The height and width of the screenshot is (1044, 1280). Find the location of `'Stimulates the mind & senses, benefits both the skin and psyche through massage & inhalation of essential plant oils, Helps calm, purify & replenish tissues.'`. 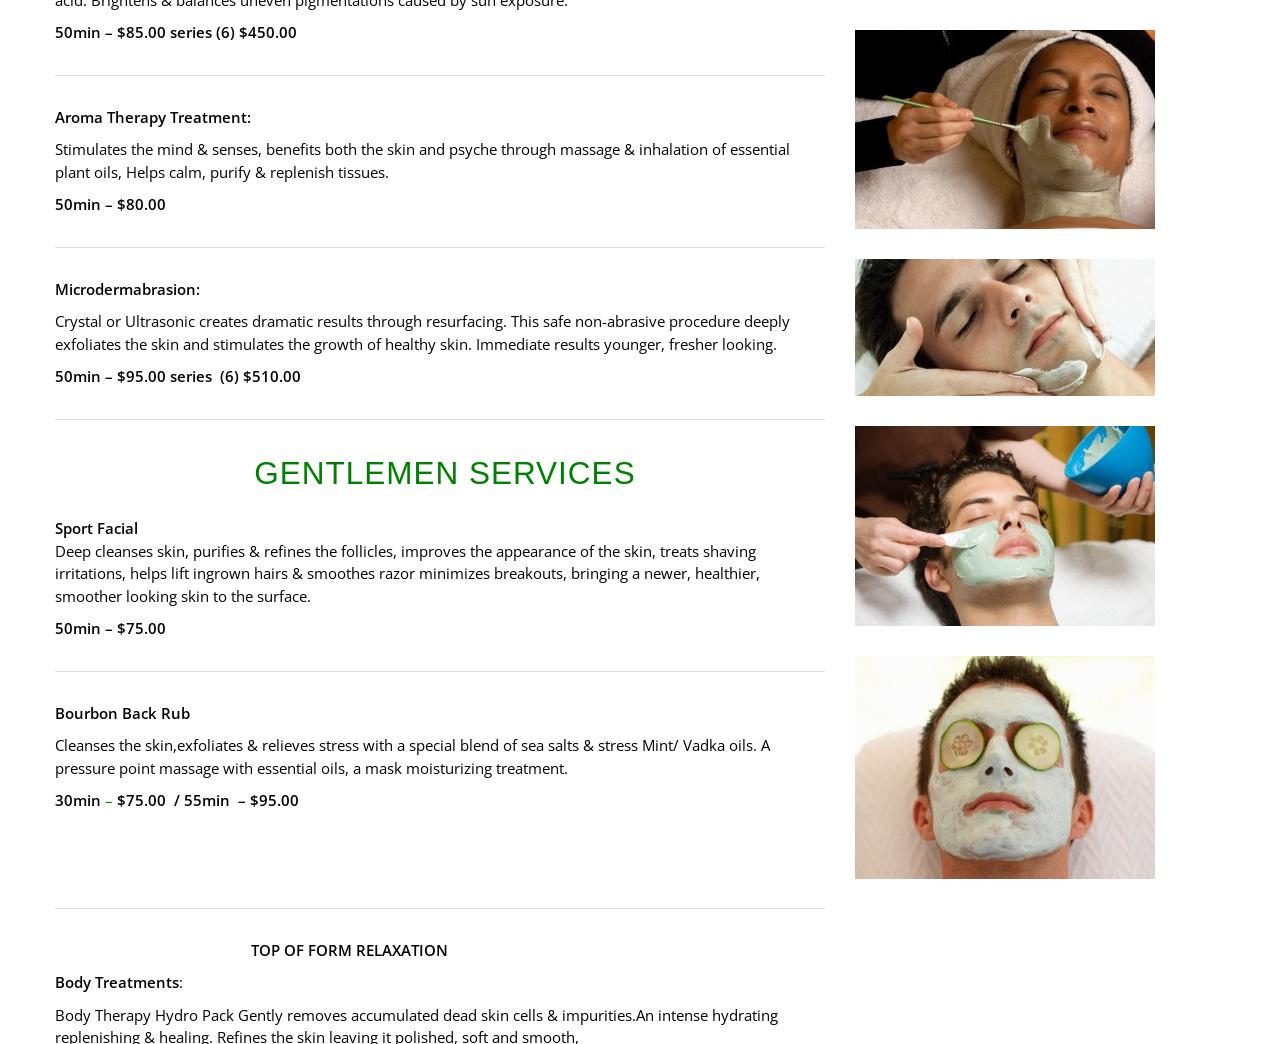

'Stimulates the mind & senses, benefits both the skin and psyche through massage & inhalation of essential plant oils, Helps calm, purify & replenish tissues.' is located at coordinates (421, 159).